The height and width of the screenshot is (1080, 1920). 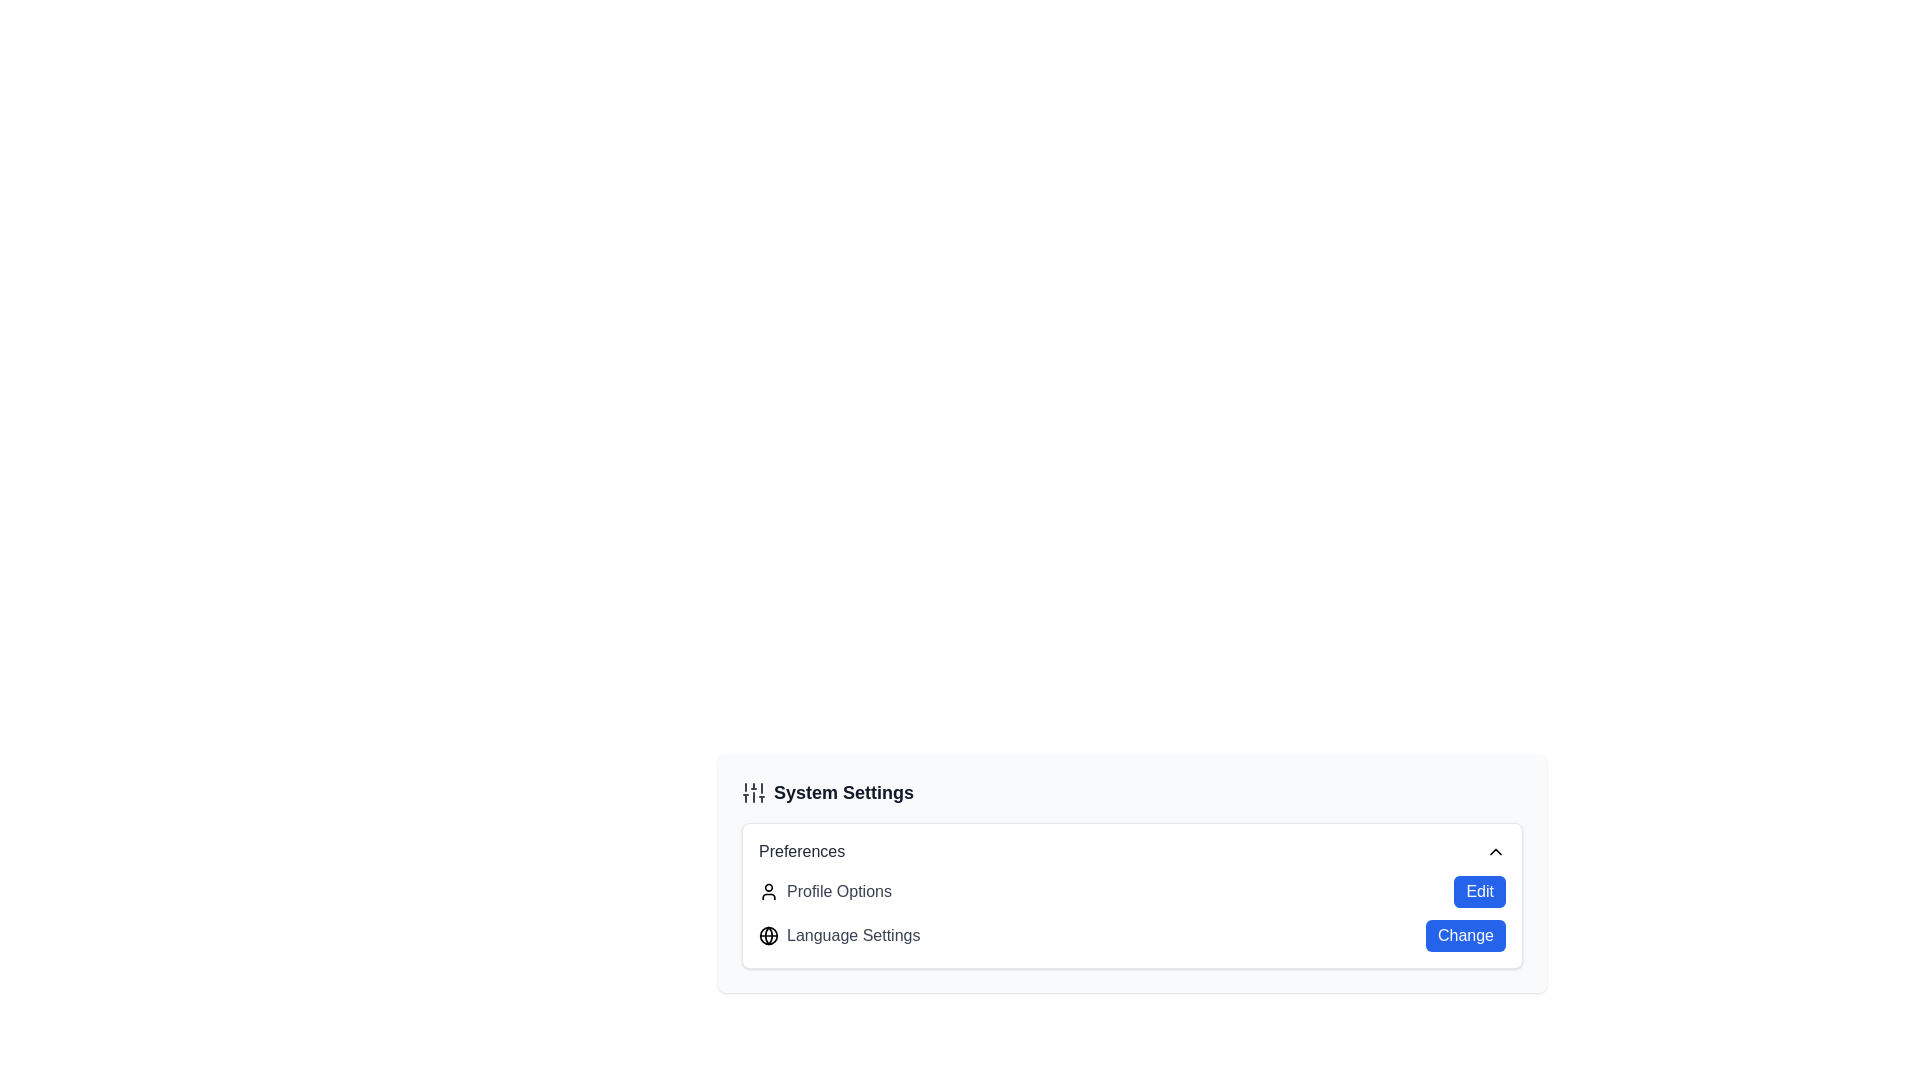 What do you see at coordinates (1132, 890) in the screenshot?
I see `the first list item in the 'Preferences' section that allows the user to edit profile settings using the 'Edit' button` at bounding box center [1132, 890].